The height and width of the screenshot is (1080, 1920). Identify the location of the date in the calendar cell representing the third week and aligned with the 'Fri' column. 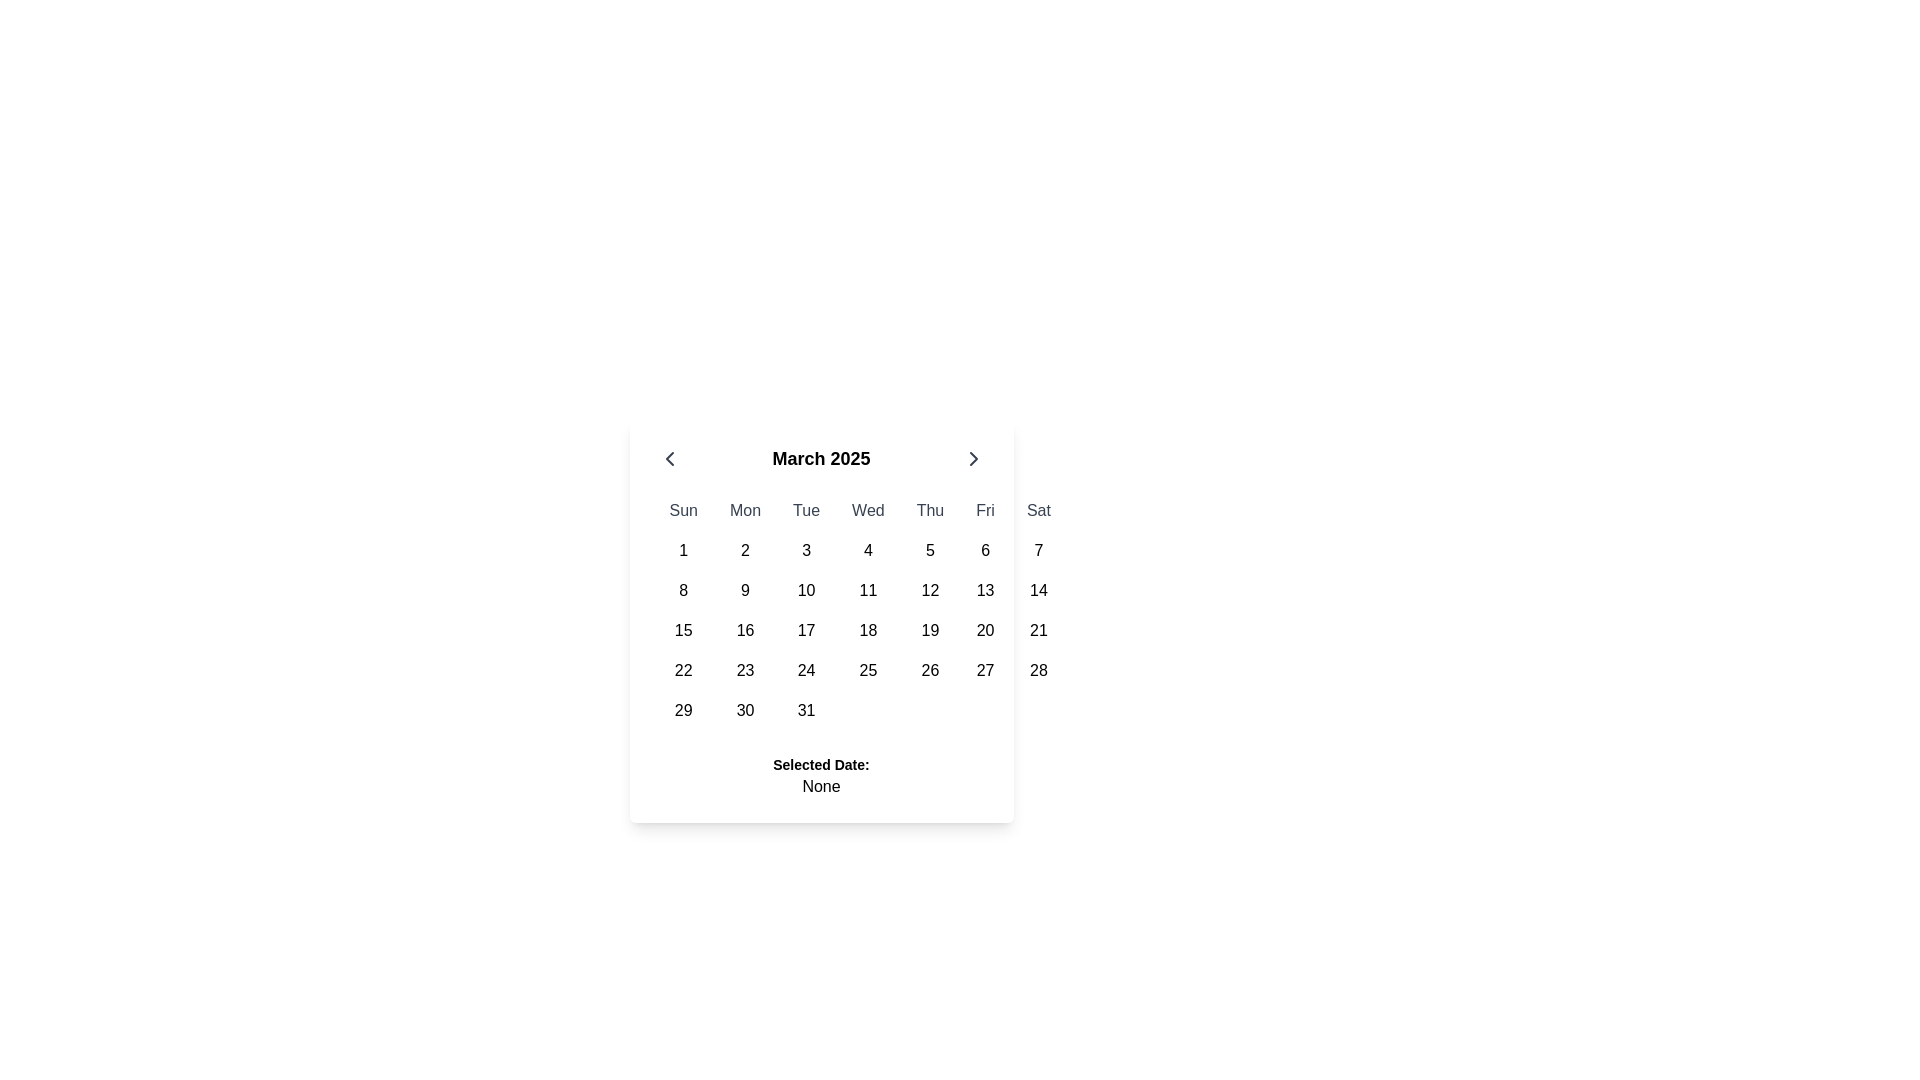
(860, 631).